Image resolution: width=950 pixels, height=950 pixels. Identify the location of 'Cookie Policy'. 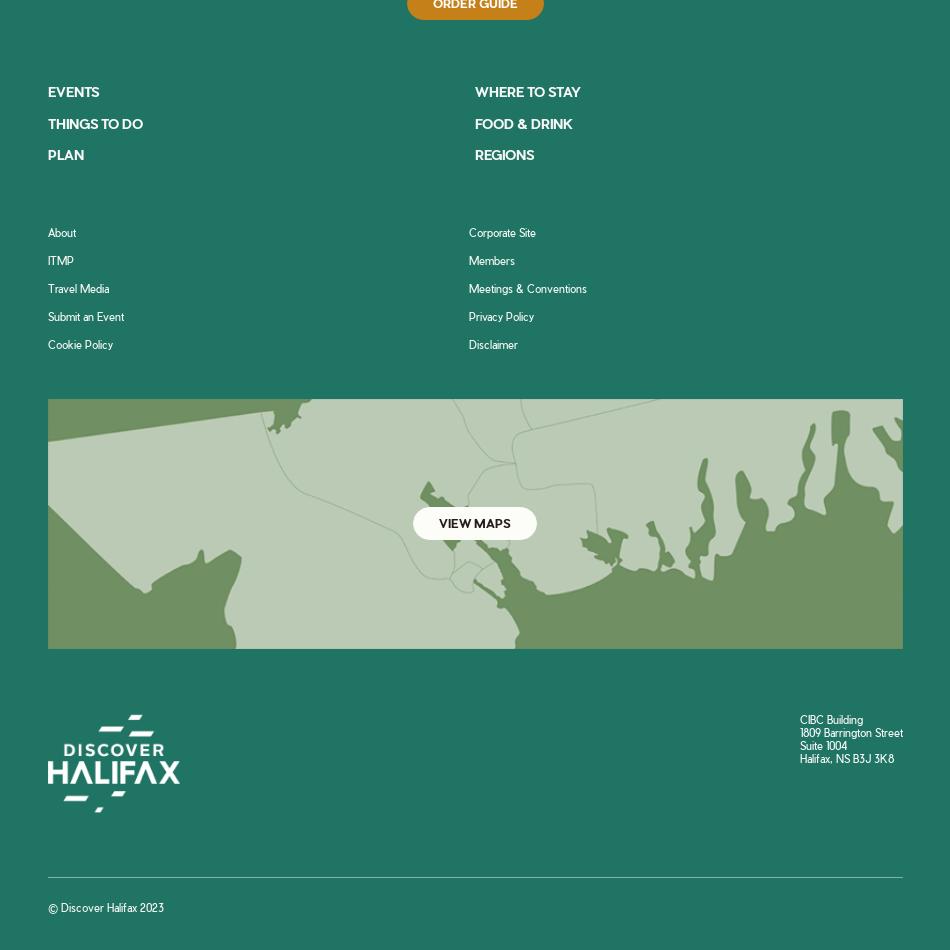
(79, 342).